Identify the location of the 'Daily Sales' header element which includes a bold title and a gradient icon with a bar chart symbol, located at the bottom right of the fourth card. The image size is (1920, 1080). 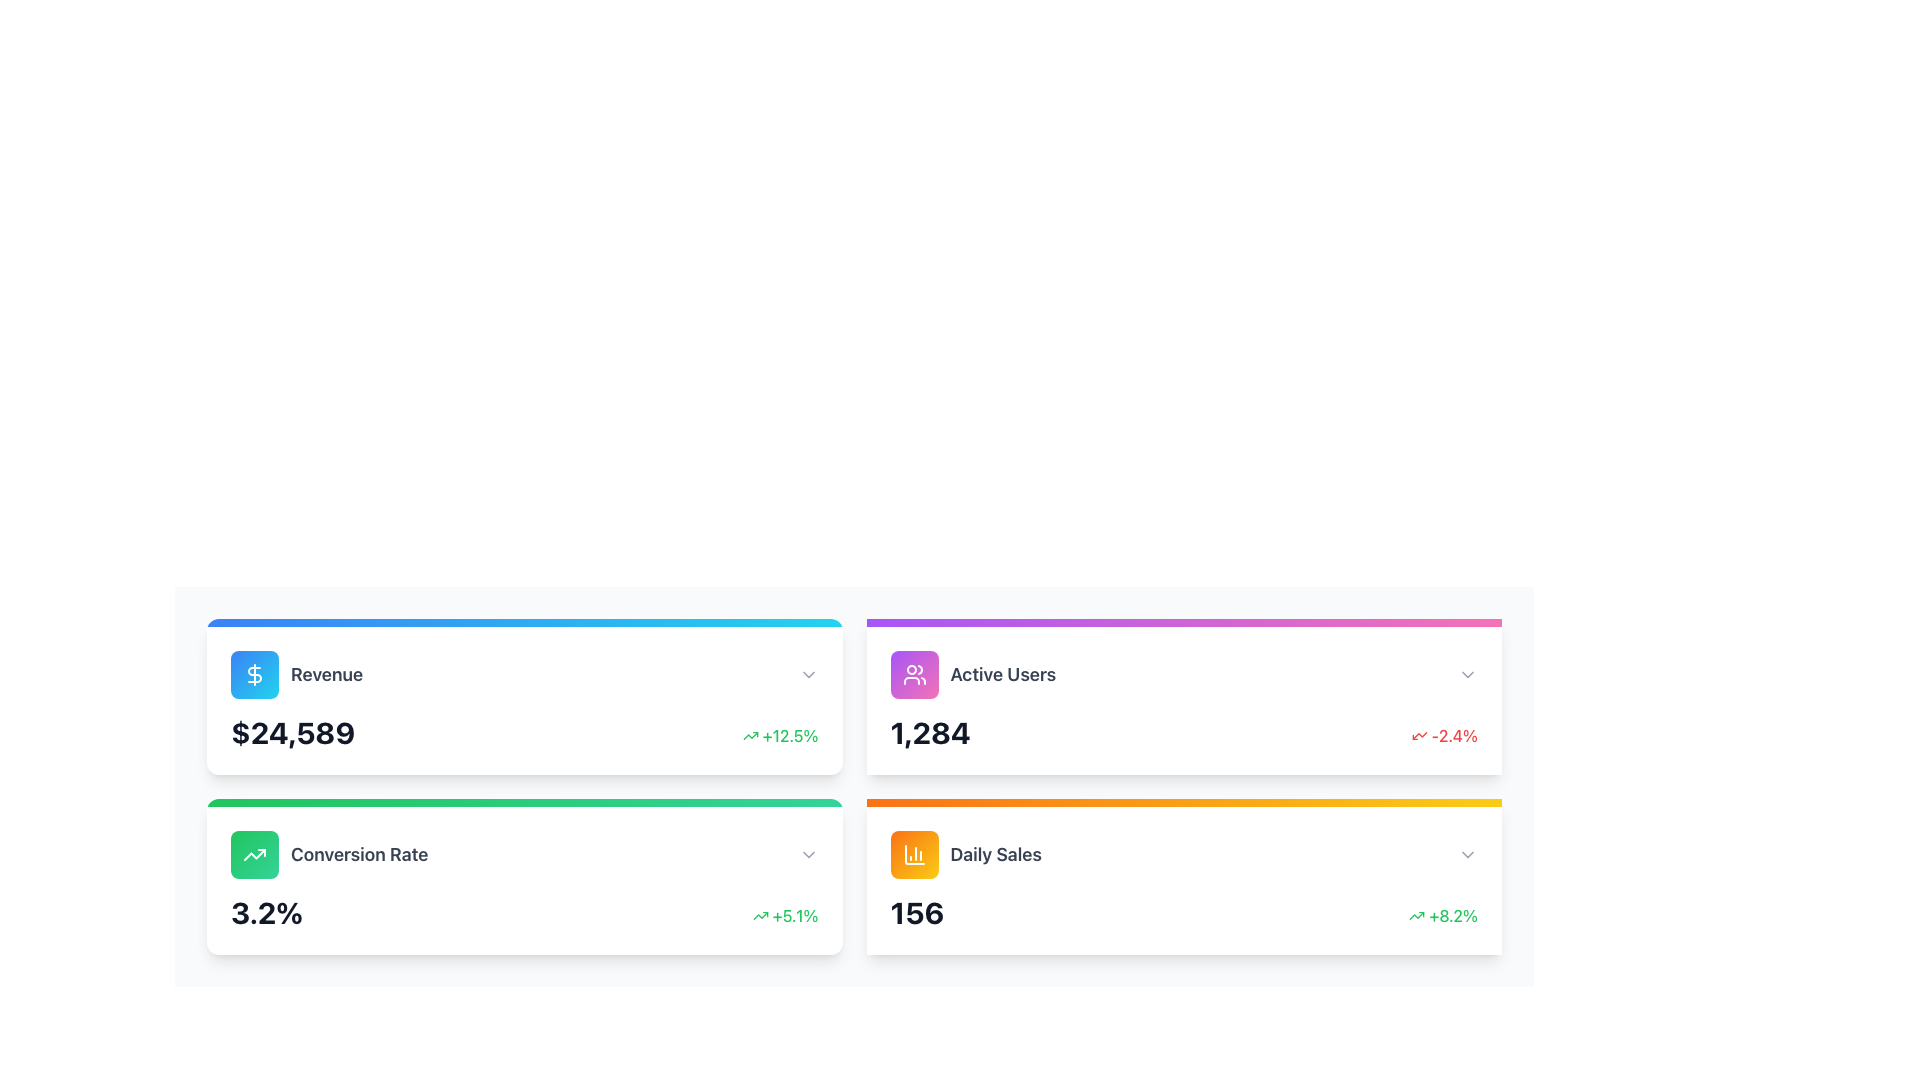
(966, 855).